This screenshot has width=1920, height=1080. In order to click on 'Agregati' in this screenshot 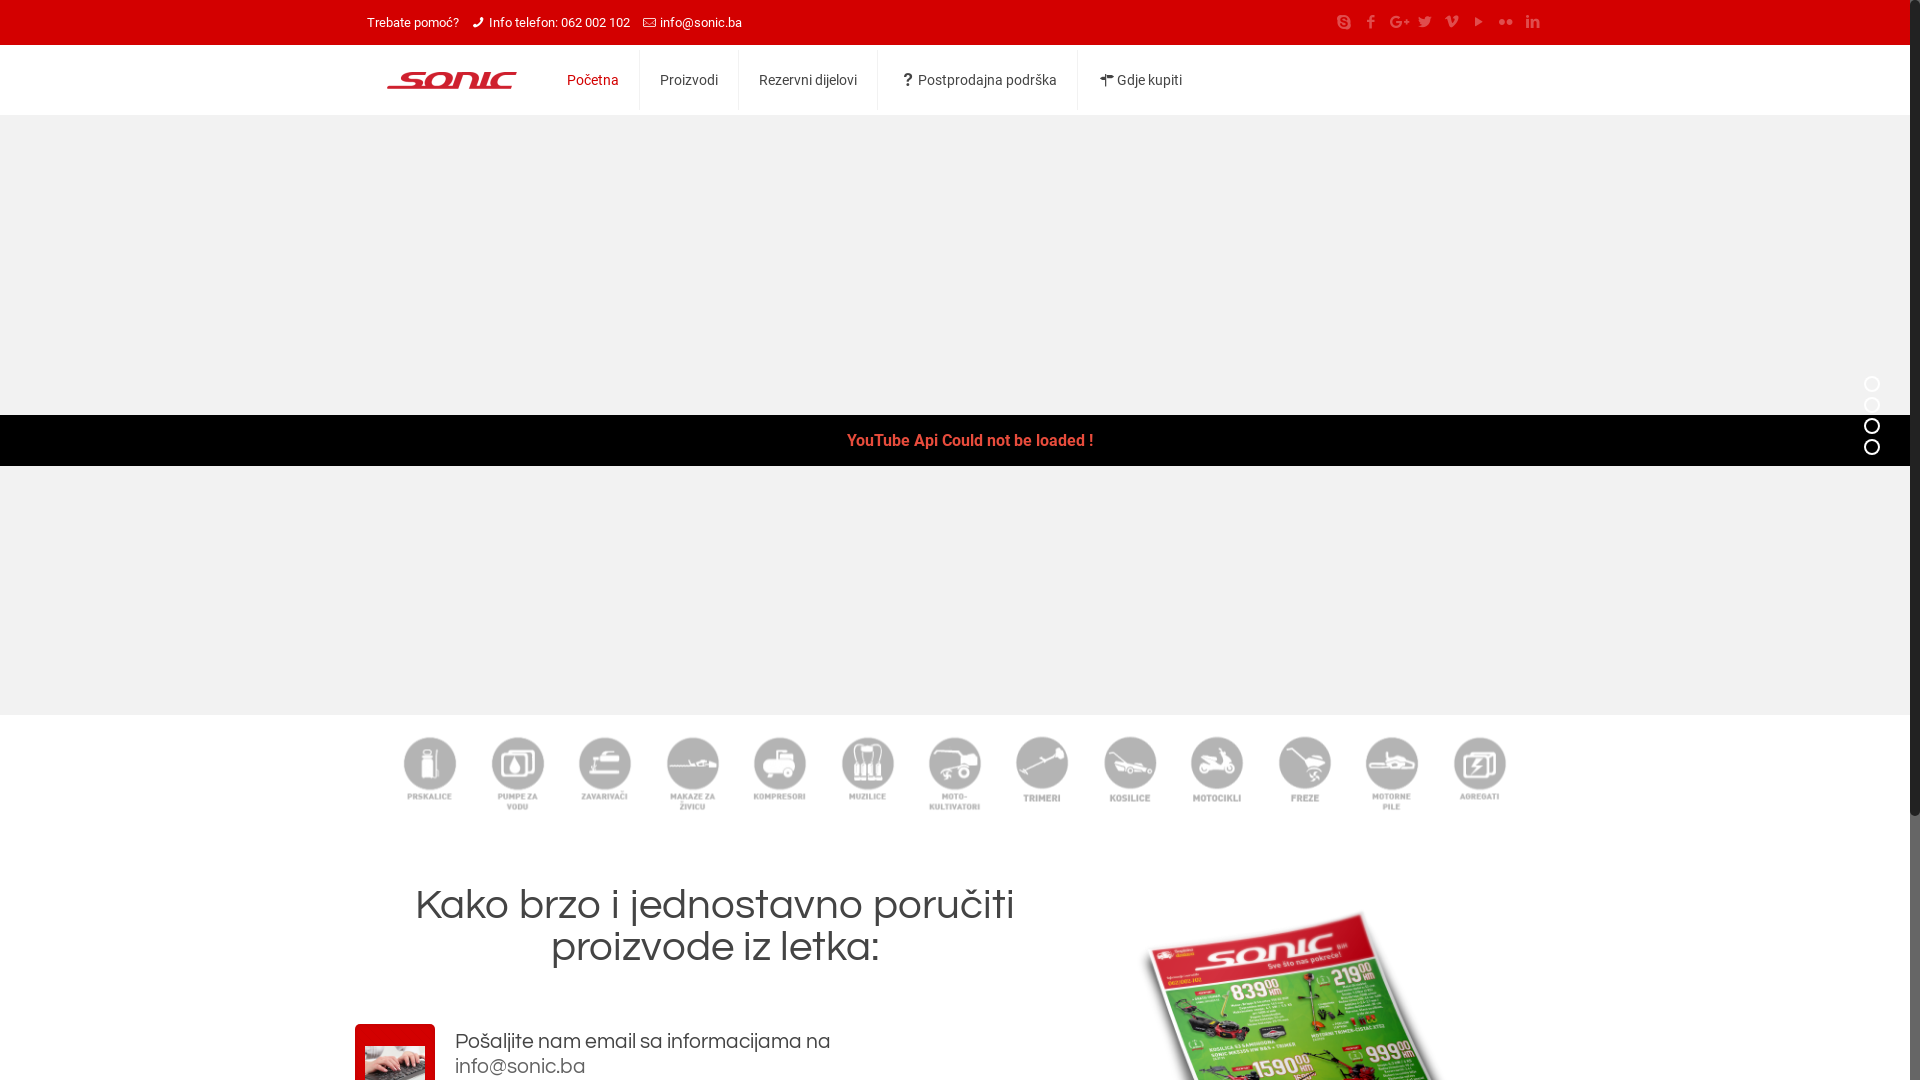, I will do `click(1479, 771)`.